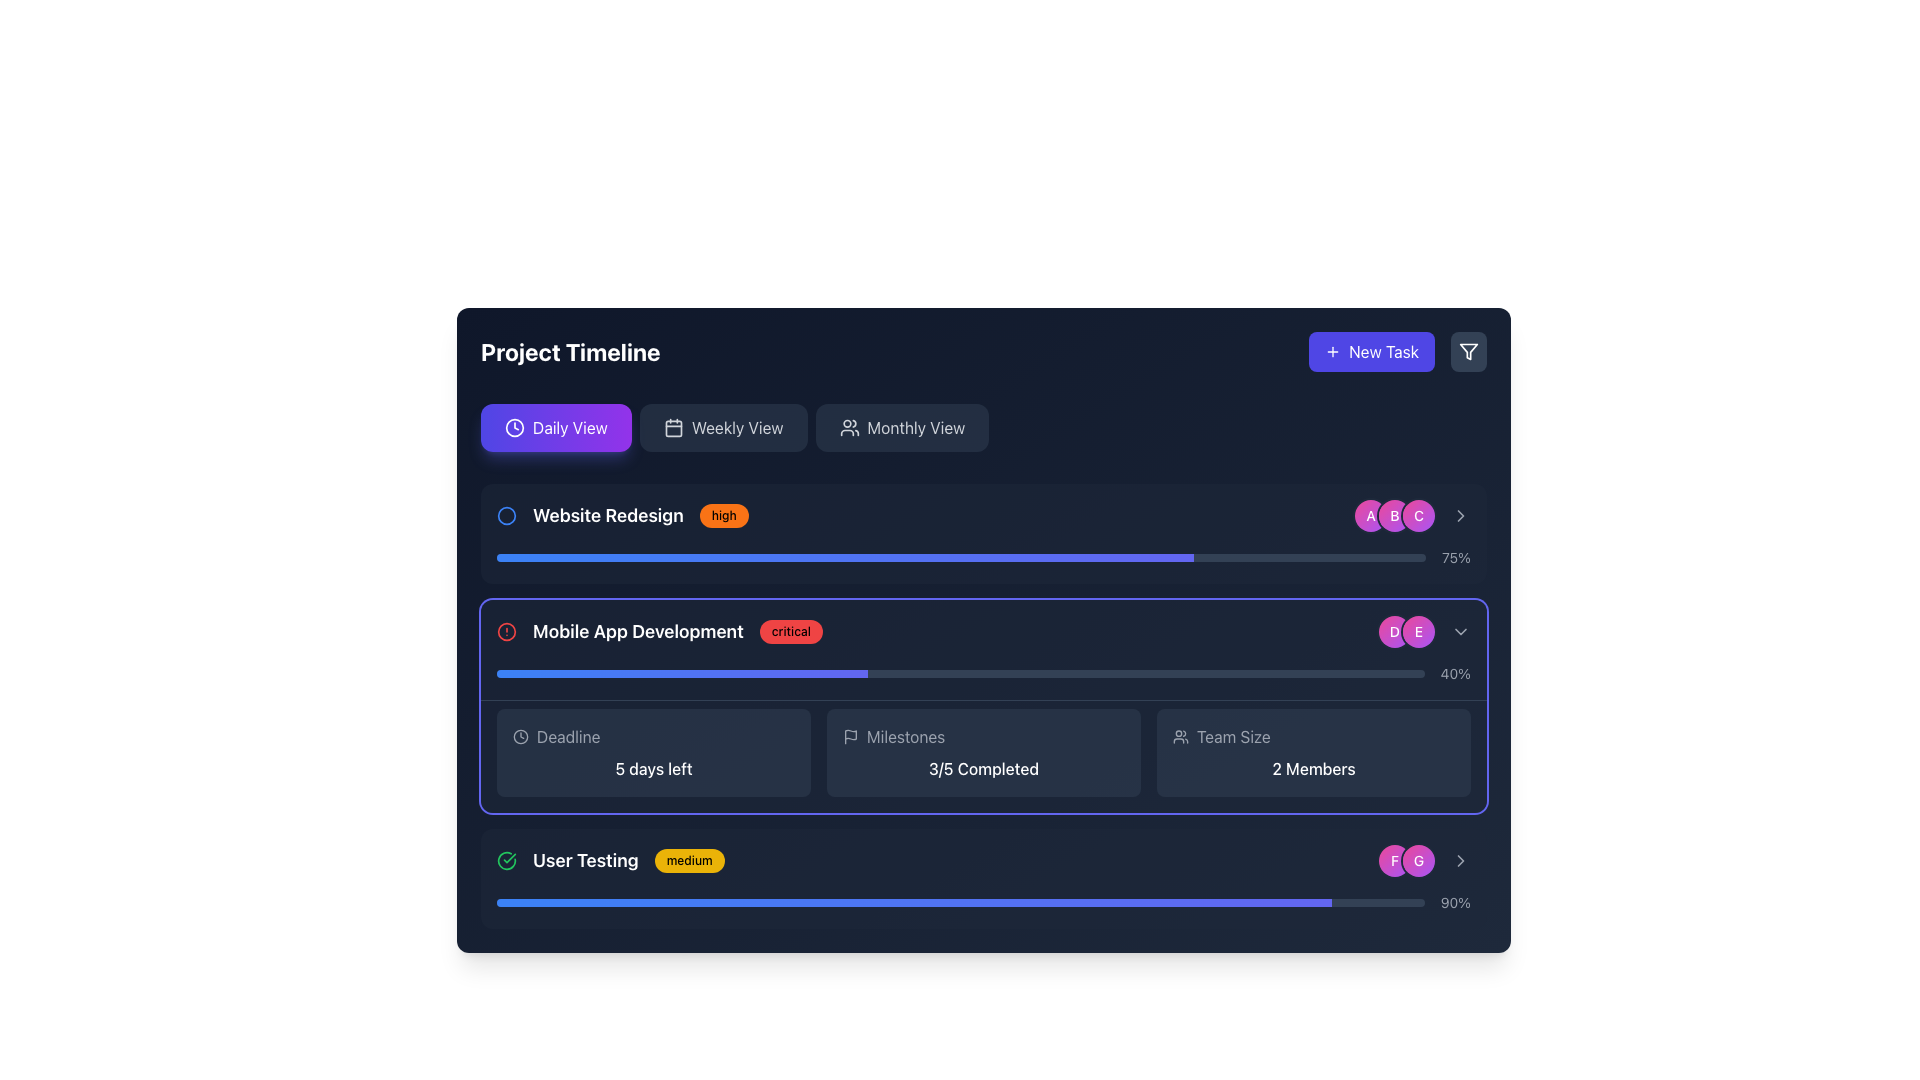 This screenshot has width=1920, height=1080. What do you see at coordinates (621, 515) in the screenshot?
I see `the orange priority badge labeled 'high' in the task list interface` at bounding box center [621, 515].